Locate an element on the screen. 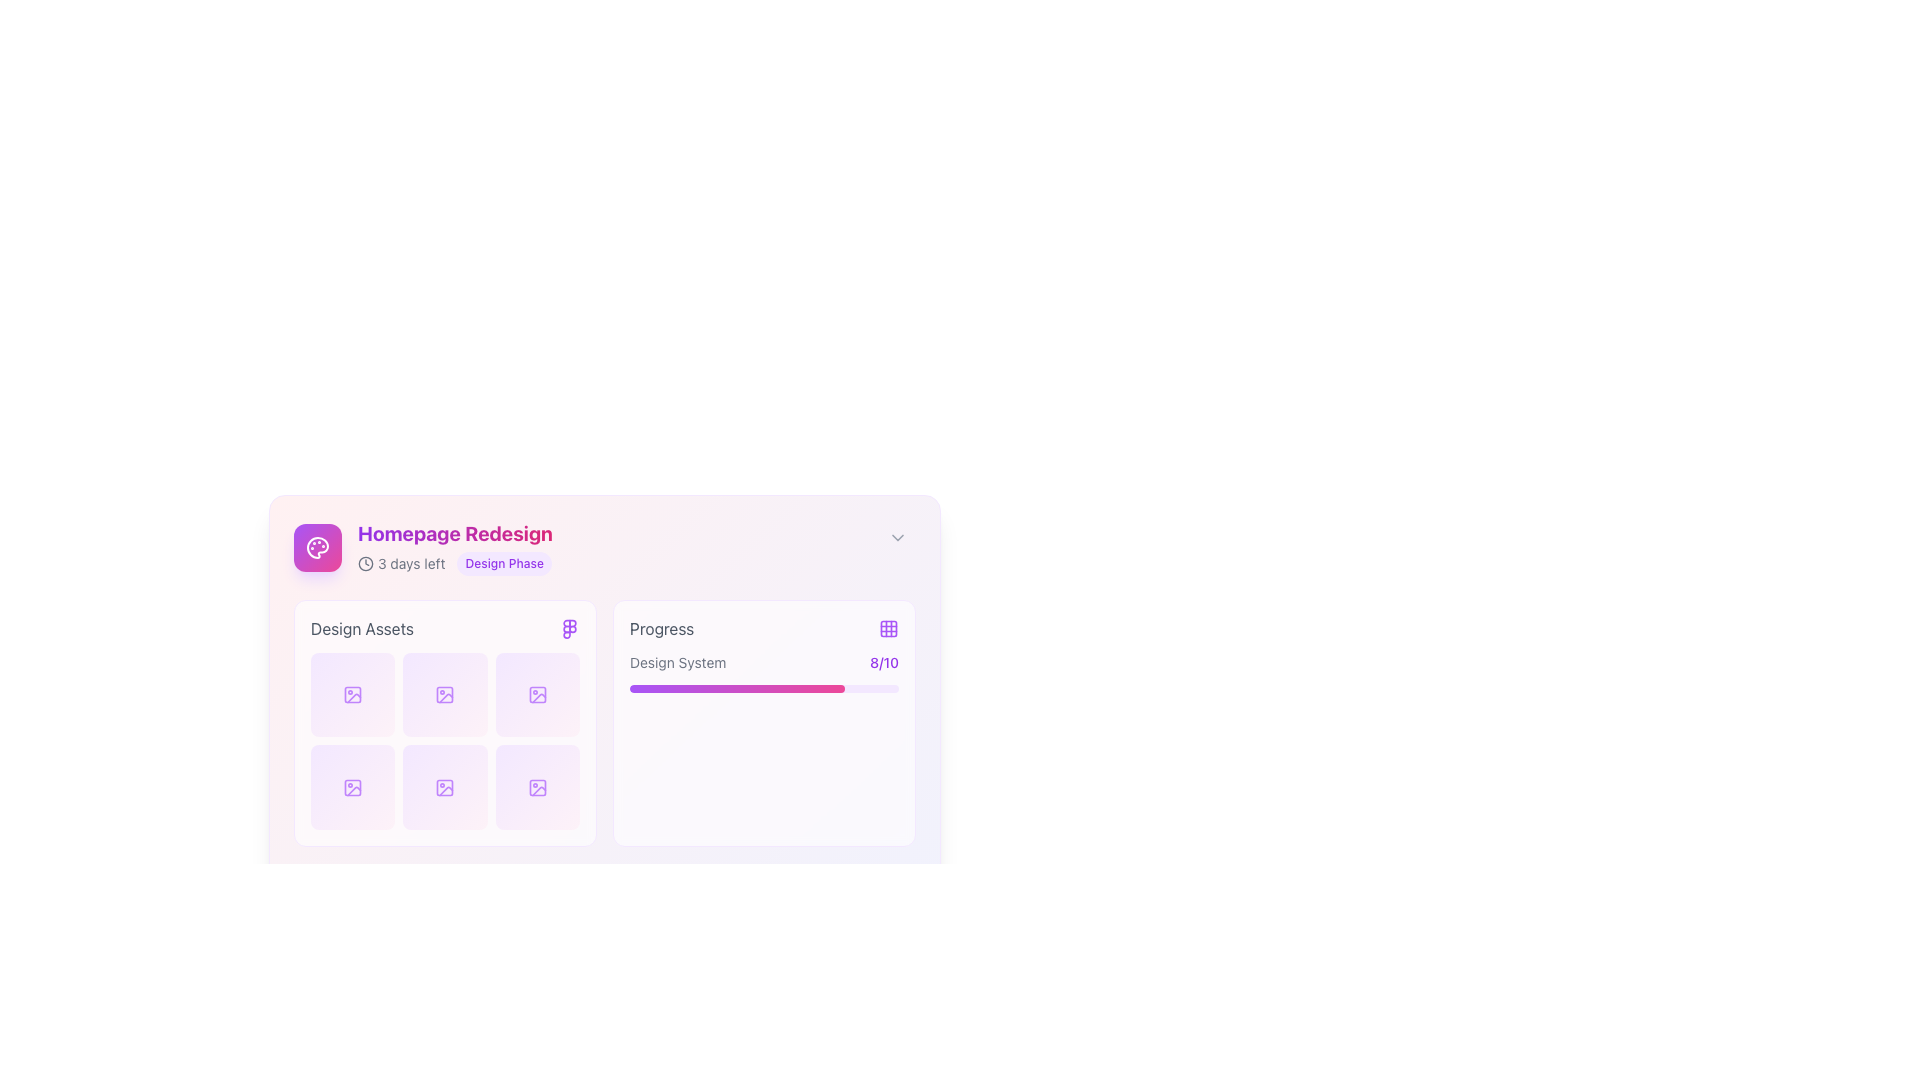  the image icon located in the lower-middle square of the 'Design Assets' grid is located at coordinates (444, 786).